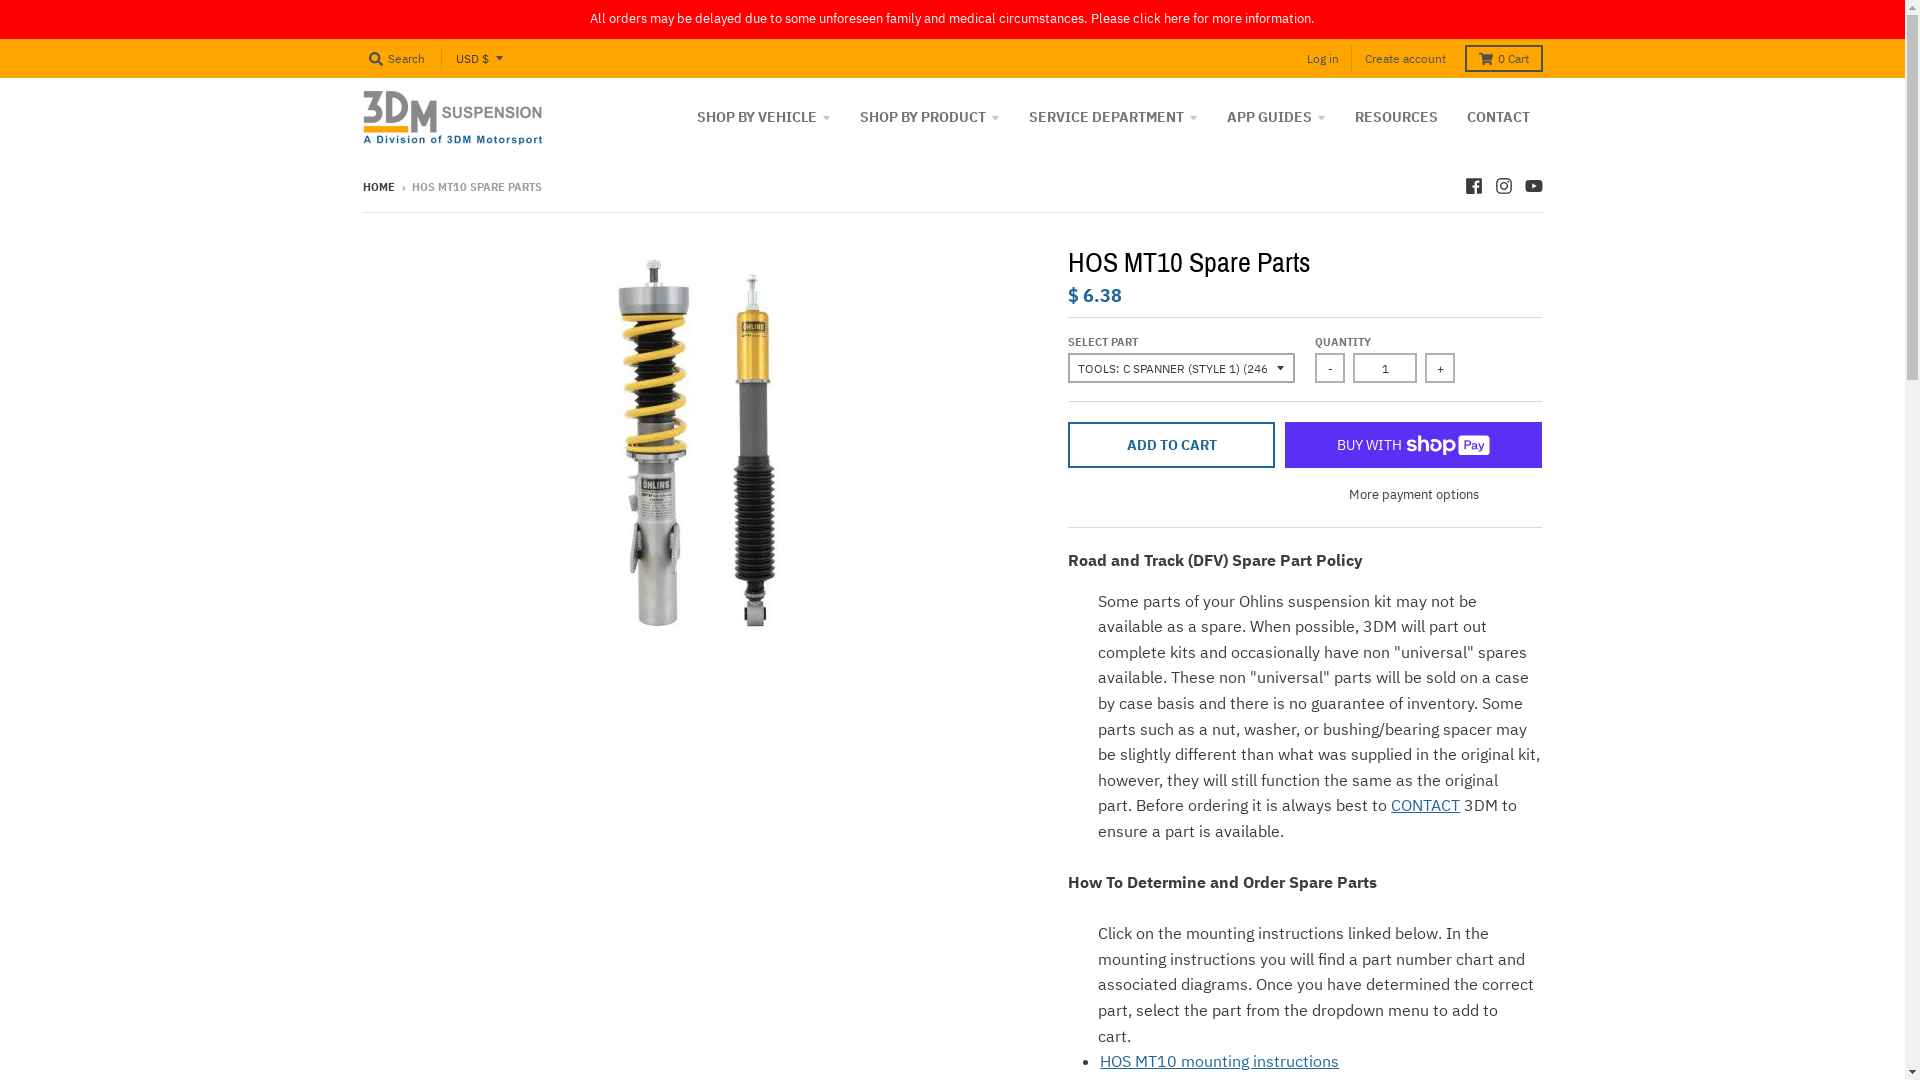 This screenshot has width=1920, height=1080. Describe the element at coordinates (1098, 1059) in the screenshot. I see `'HOS MT10 mounting instructions'` at that location.